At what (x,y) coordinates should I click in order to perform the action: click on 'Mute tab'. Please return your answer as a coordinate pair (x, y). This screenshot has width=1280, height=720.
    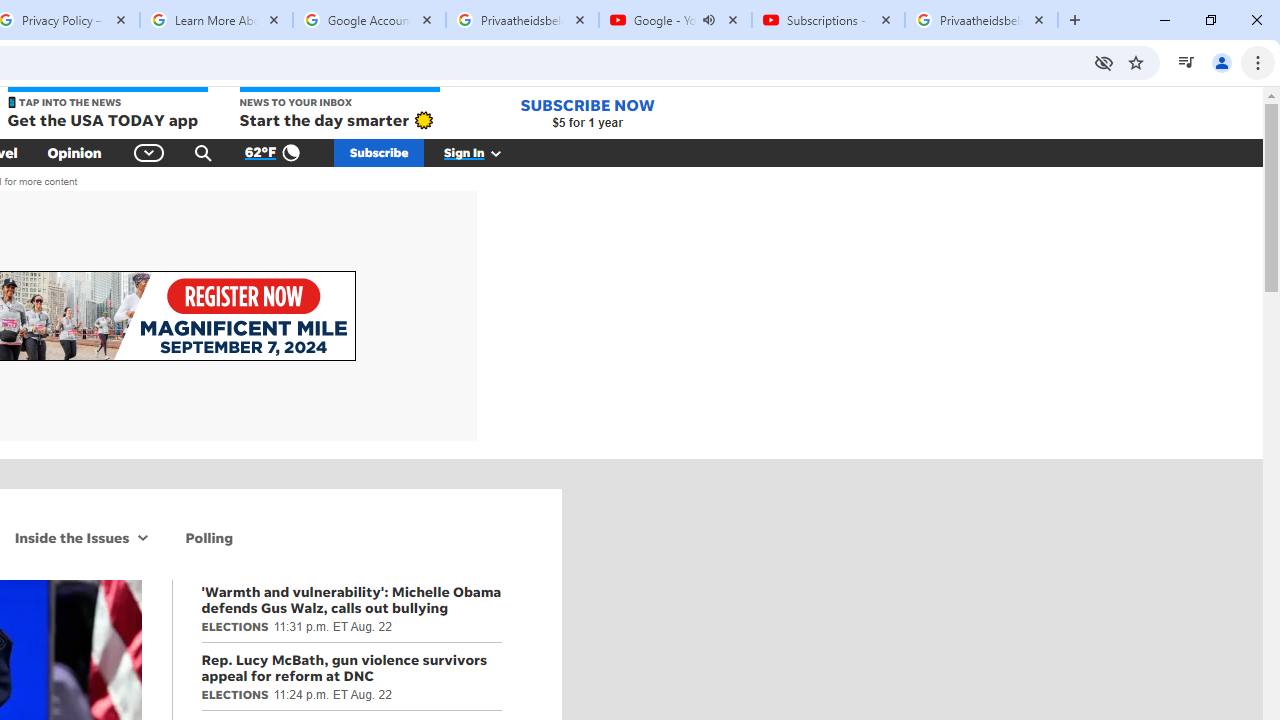
    Looking at the image, I should click on (709, 20).